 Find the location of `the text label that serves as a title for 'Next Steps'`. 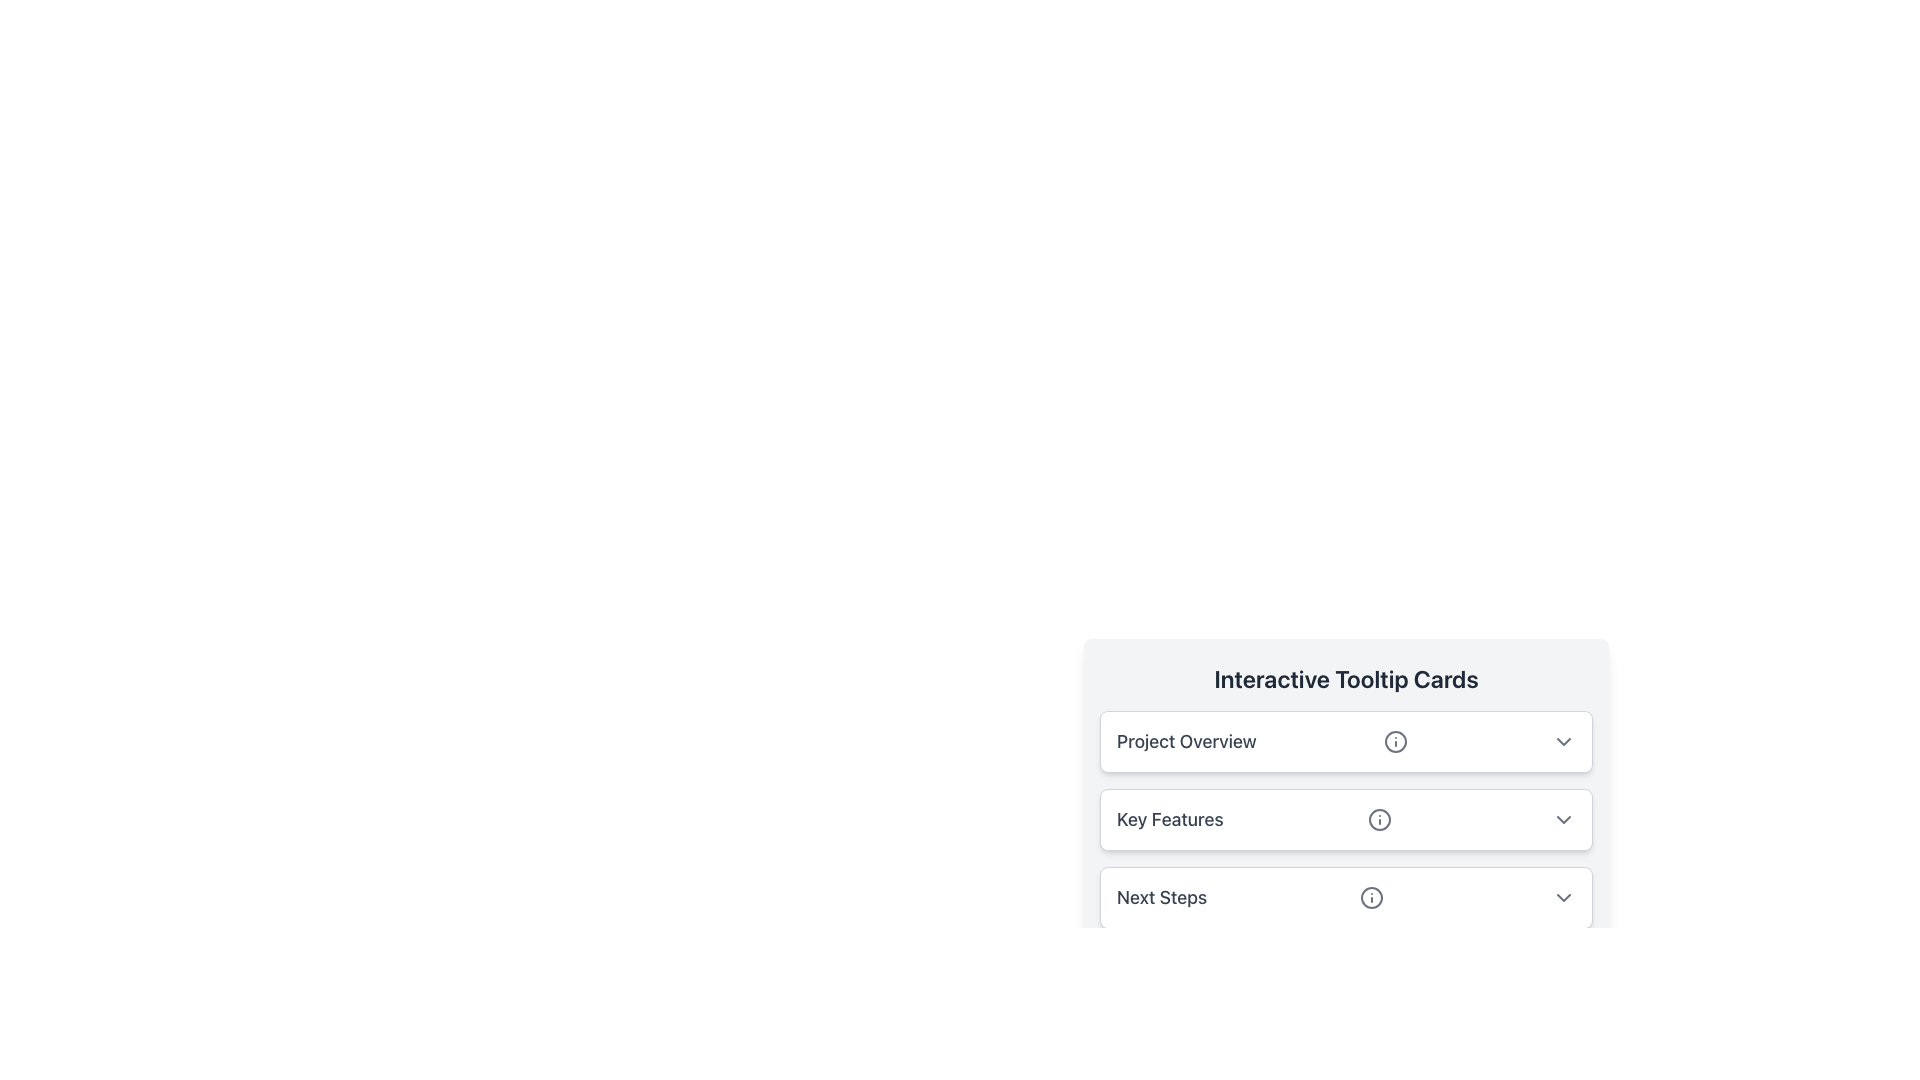

the text label that serves as a title for 'Next Steps' is located at coordinates (1161, 897).